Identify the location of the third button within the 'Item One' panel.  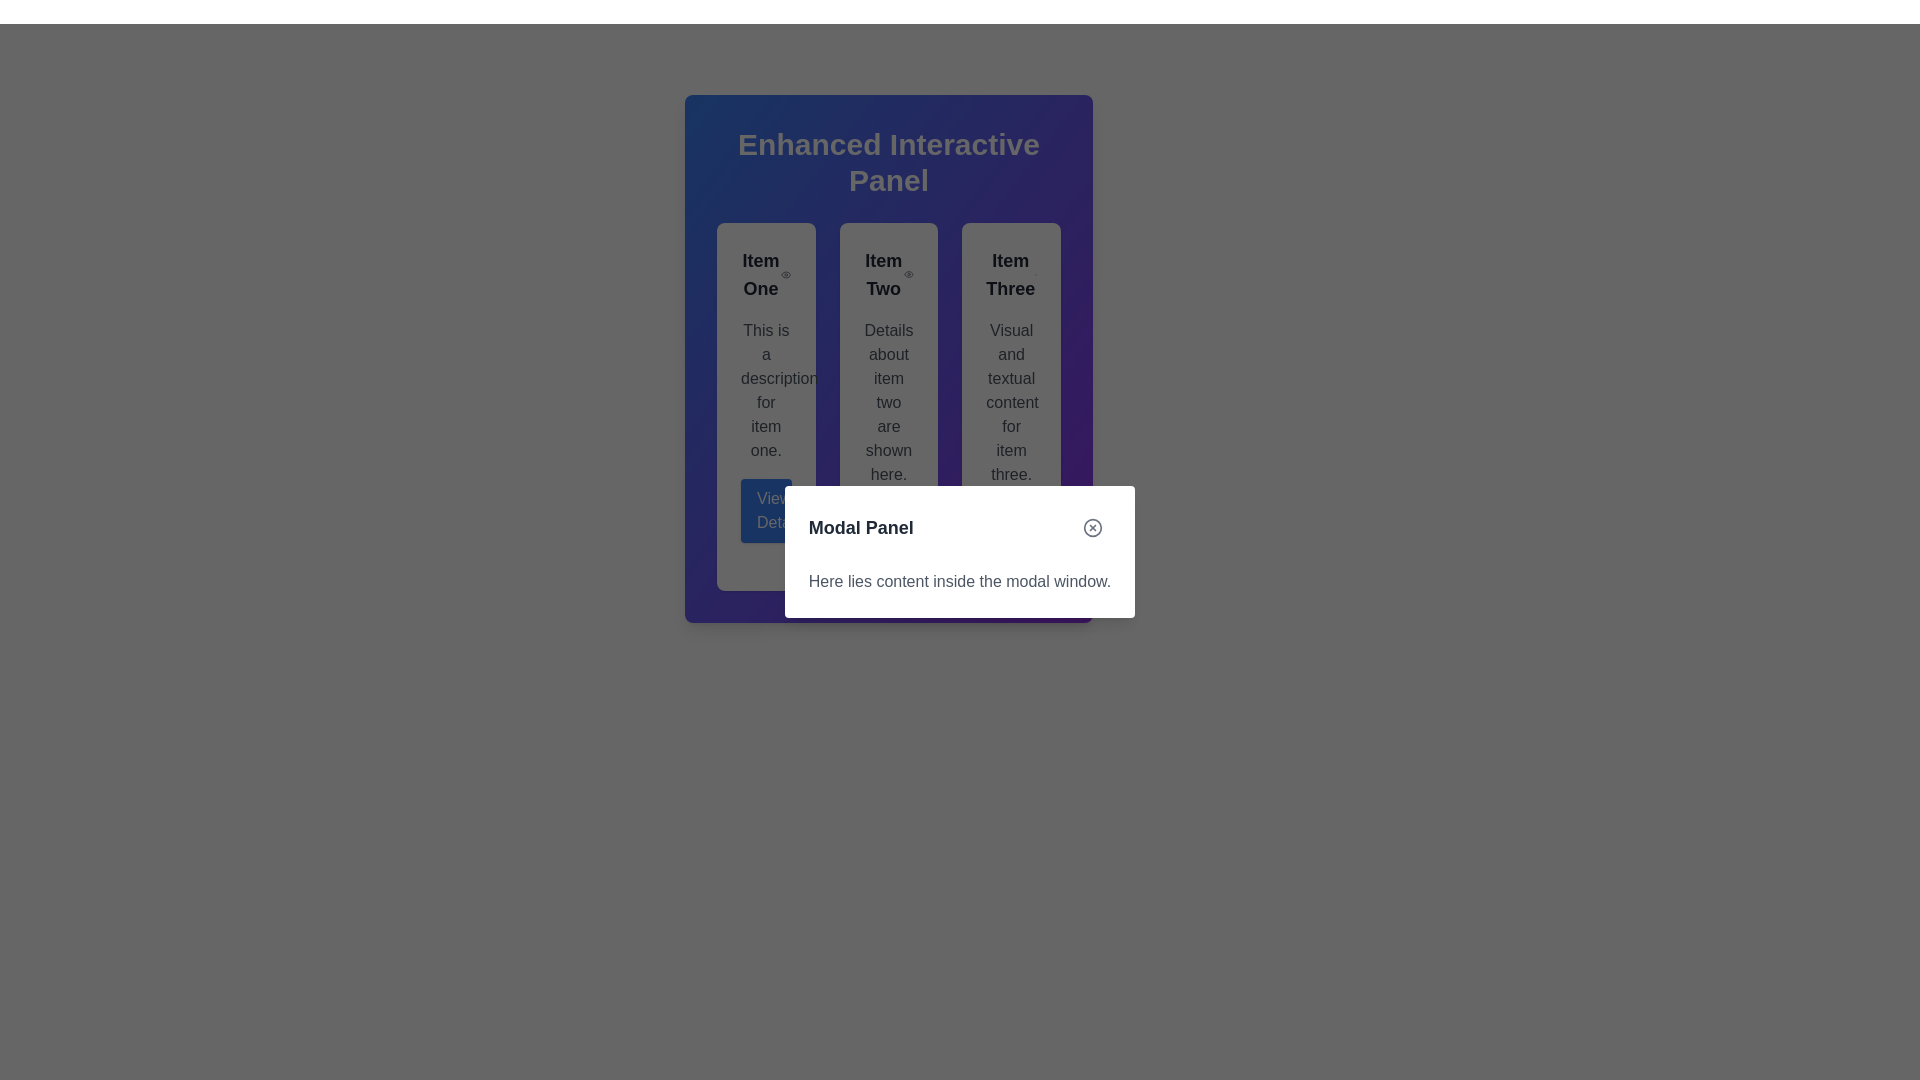
(765, 509).